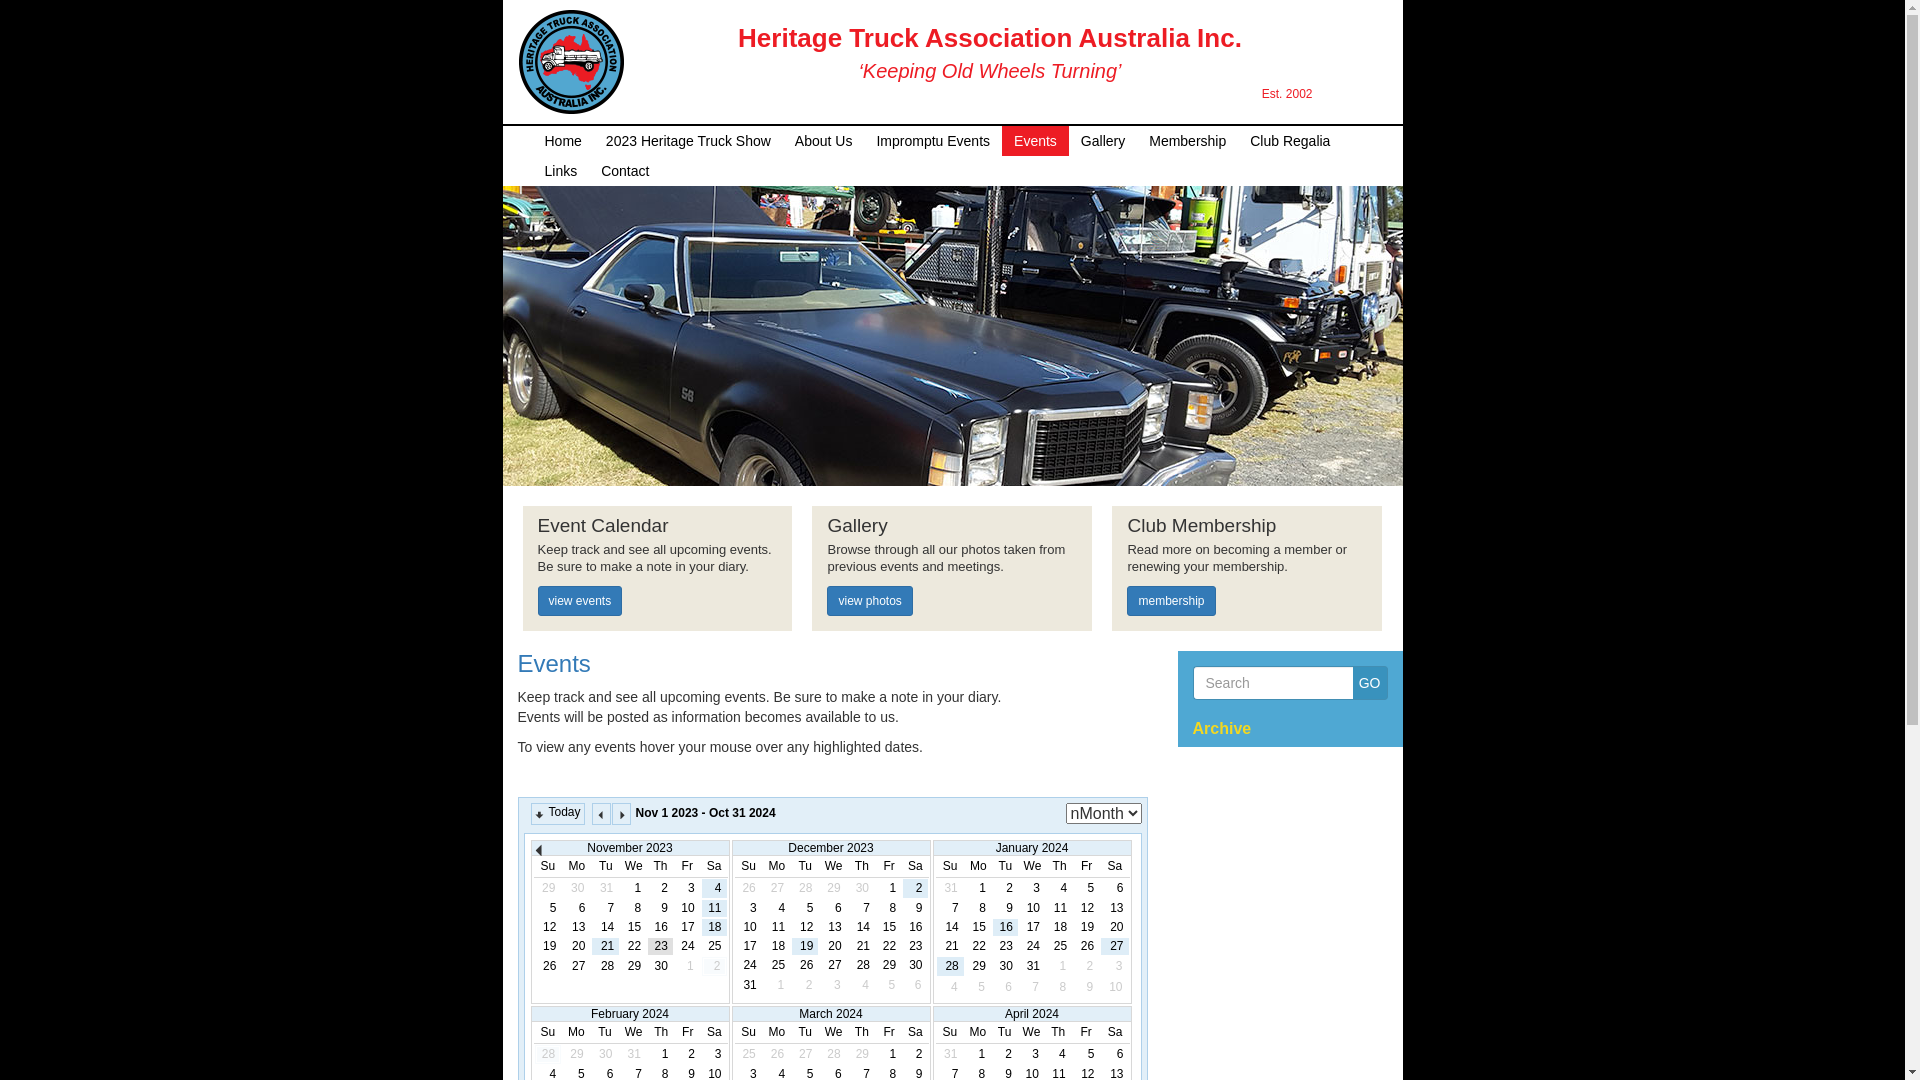 Image resolution: width=1920 pixels, height=1080 pixels. I want to click on '26', so click(548, 965).